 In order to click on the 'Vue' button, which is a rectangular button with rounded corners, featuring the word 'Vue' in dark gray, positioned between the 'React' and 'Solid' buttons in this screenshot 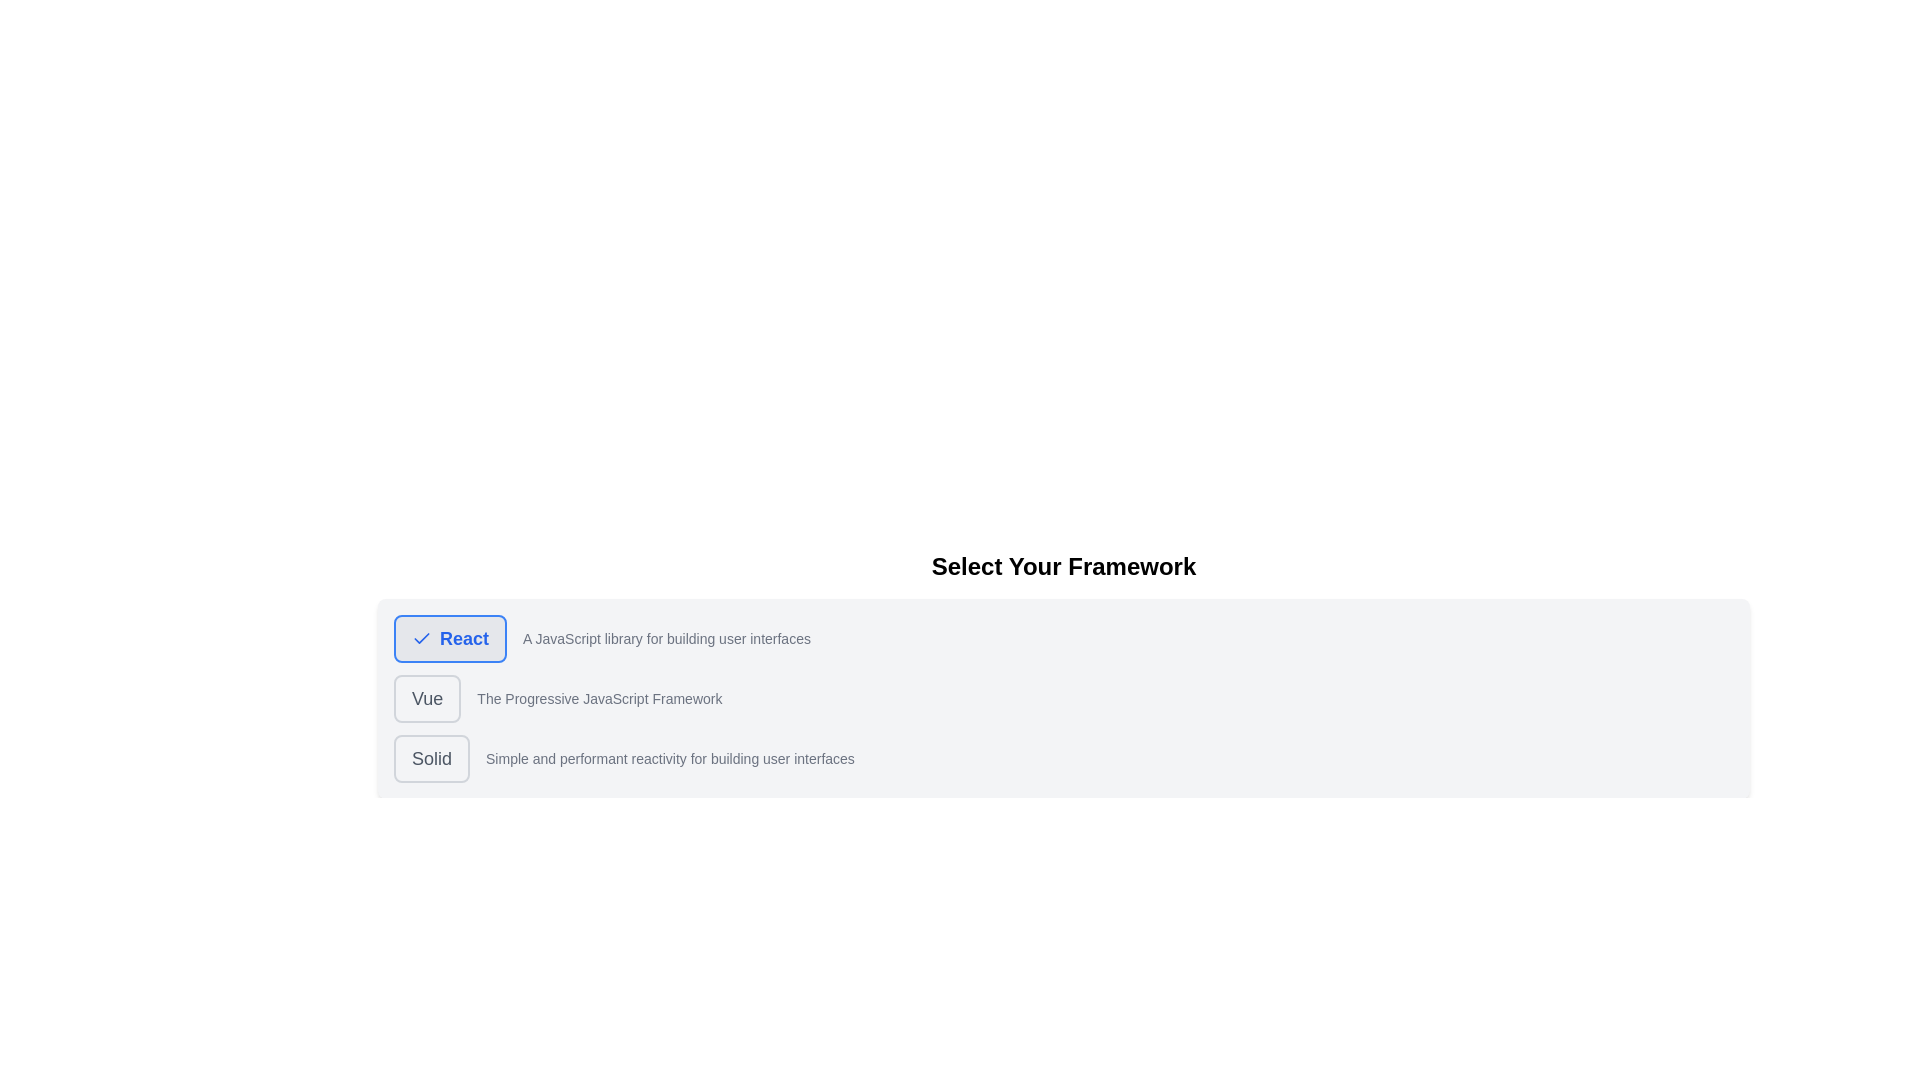, I will do `click(426, 697)`.